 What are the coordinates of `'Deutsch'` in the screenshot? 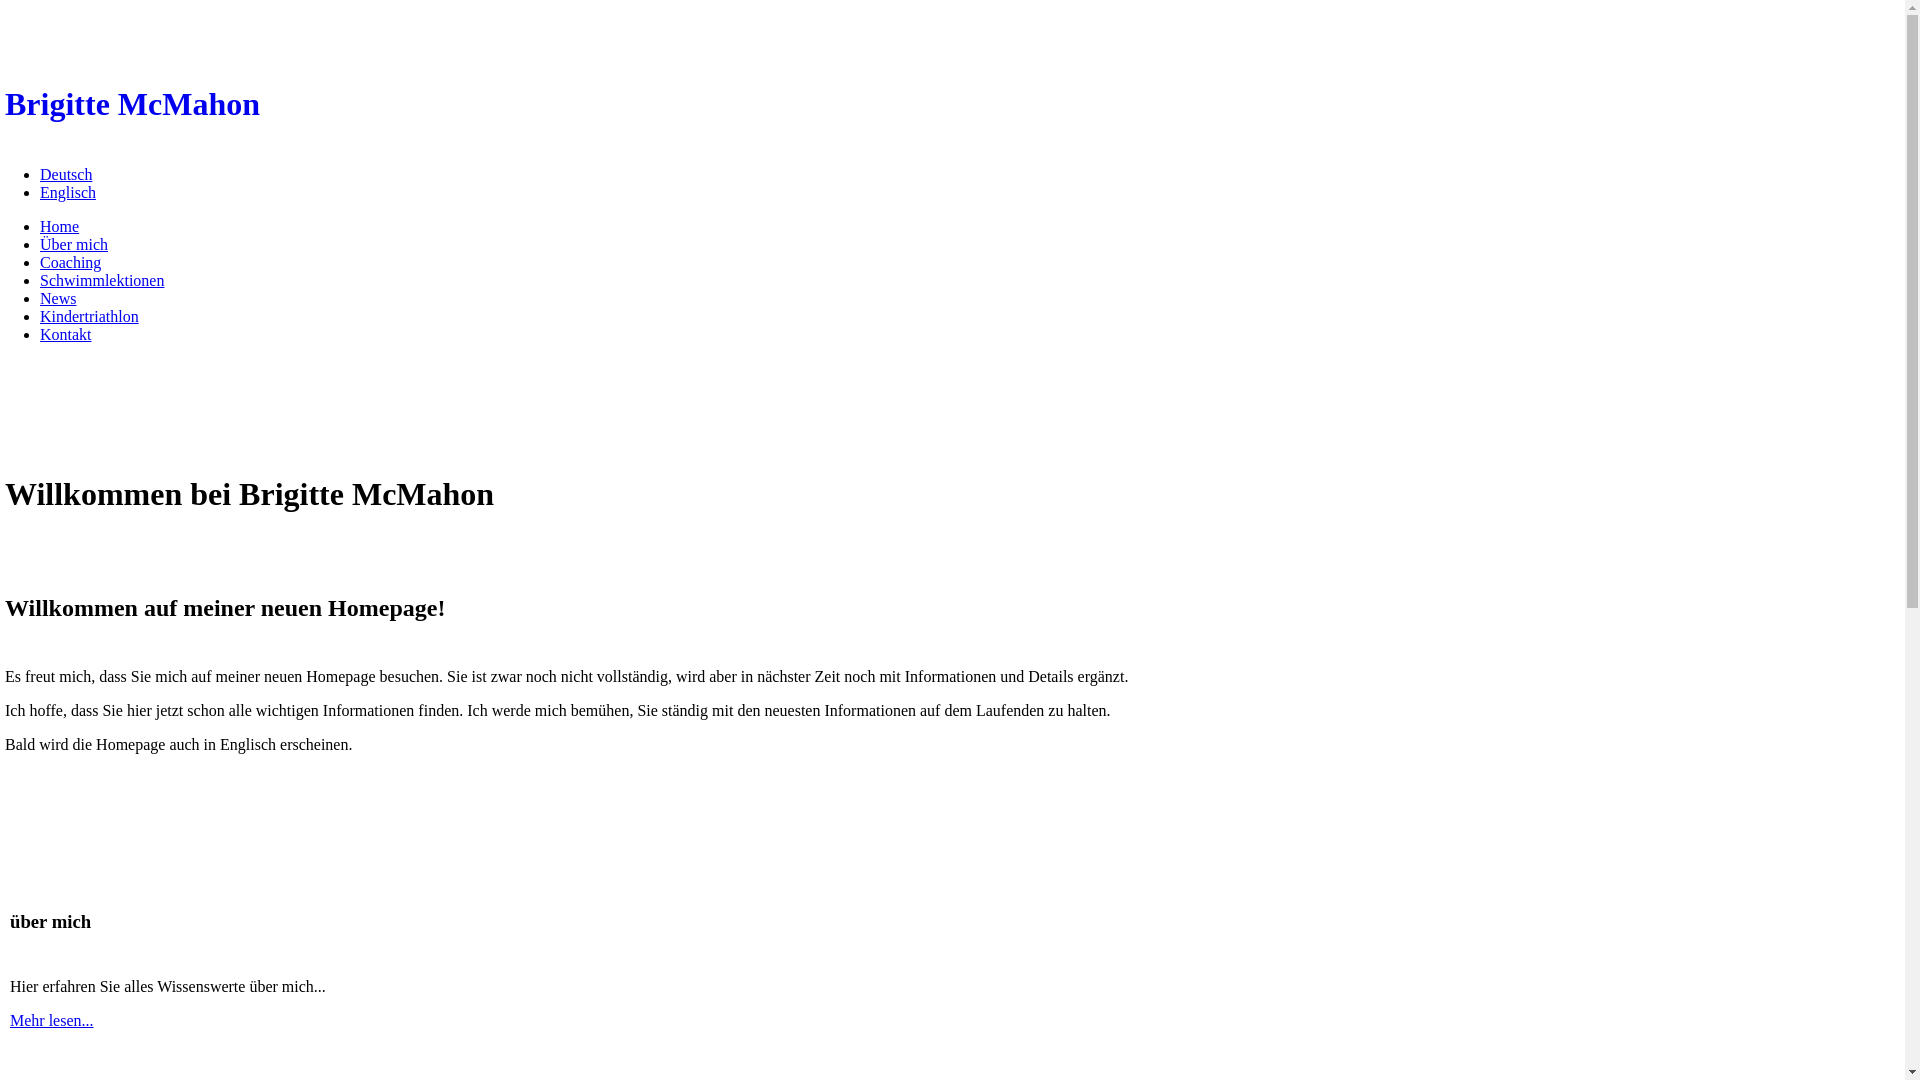 It's located at (66, 173).